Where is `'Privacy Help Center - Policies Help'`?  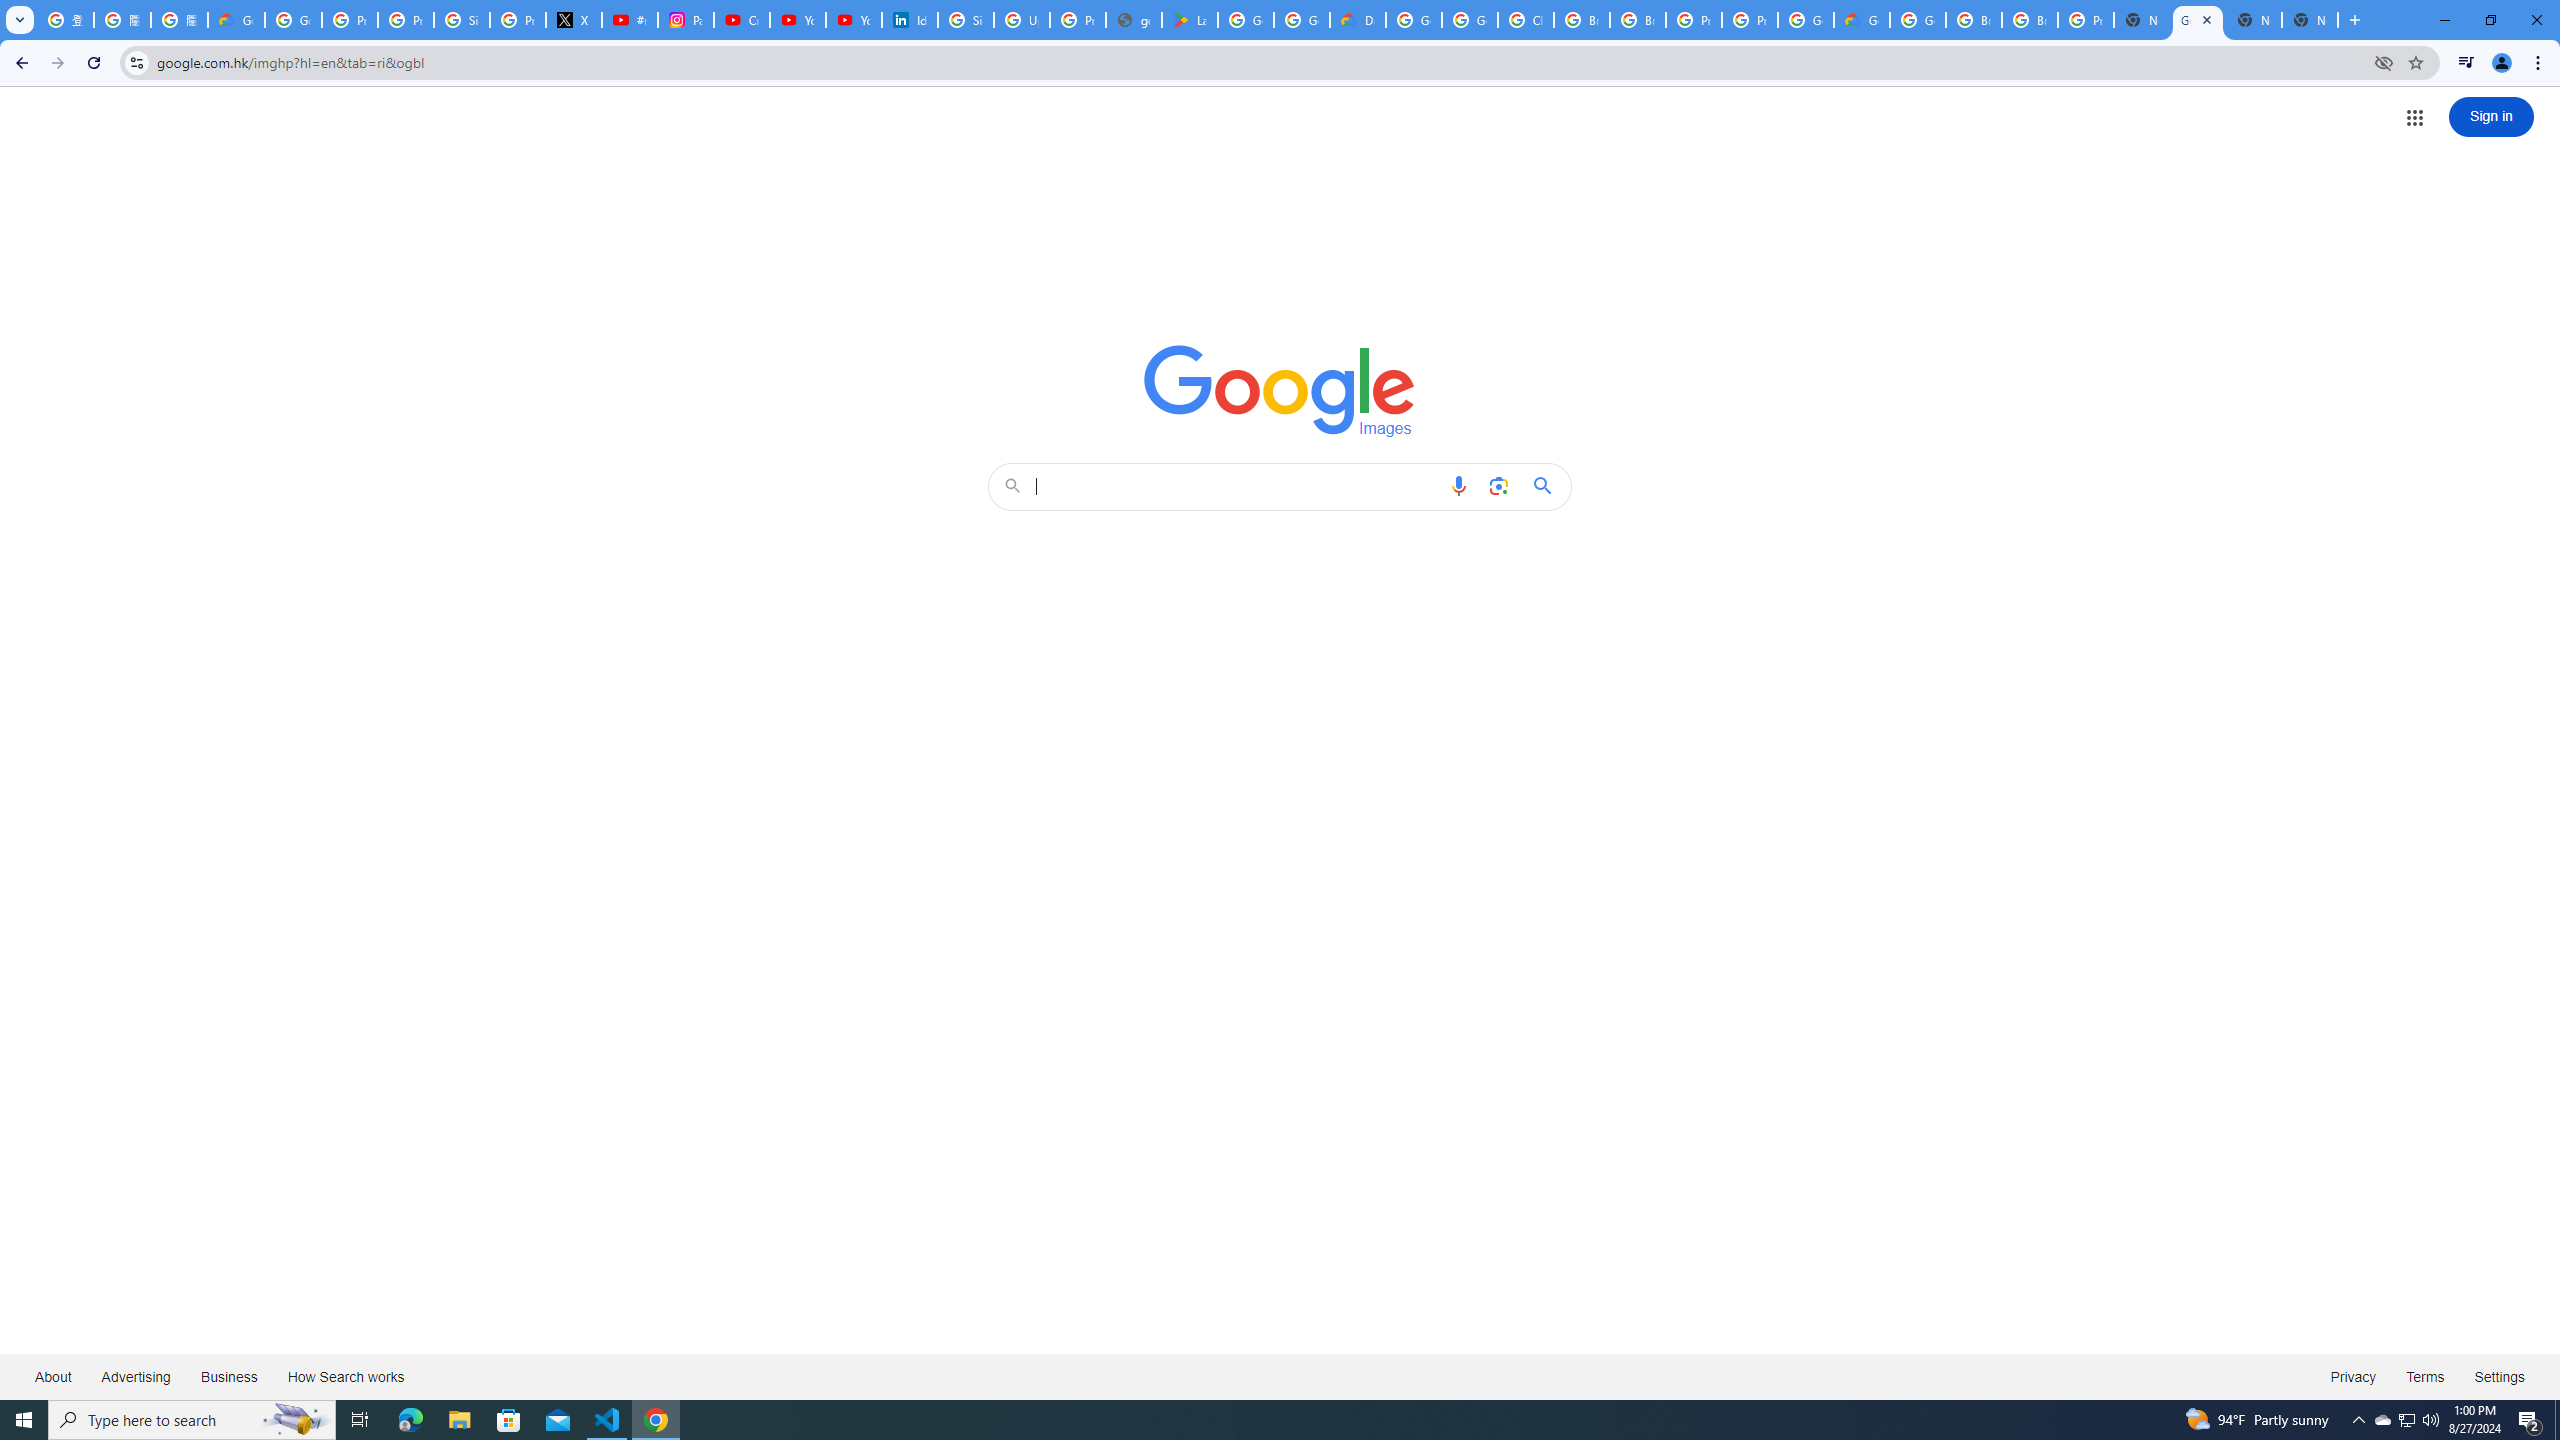 'Privacy Help Center - Policies Help' is located at coordinates (404, 19).